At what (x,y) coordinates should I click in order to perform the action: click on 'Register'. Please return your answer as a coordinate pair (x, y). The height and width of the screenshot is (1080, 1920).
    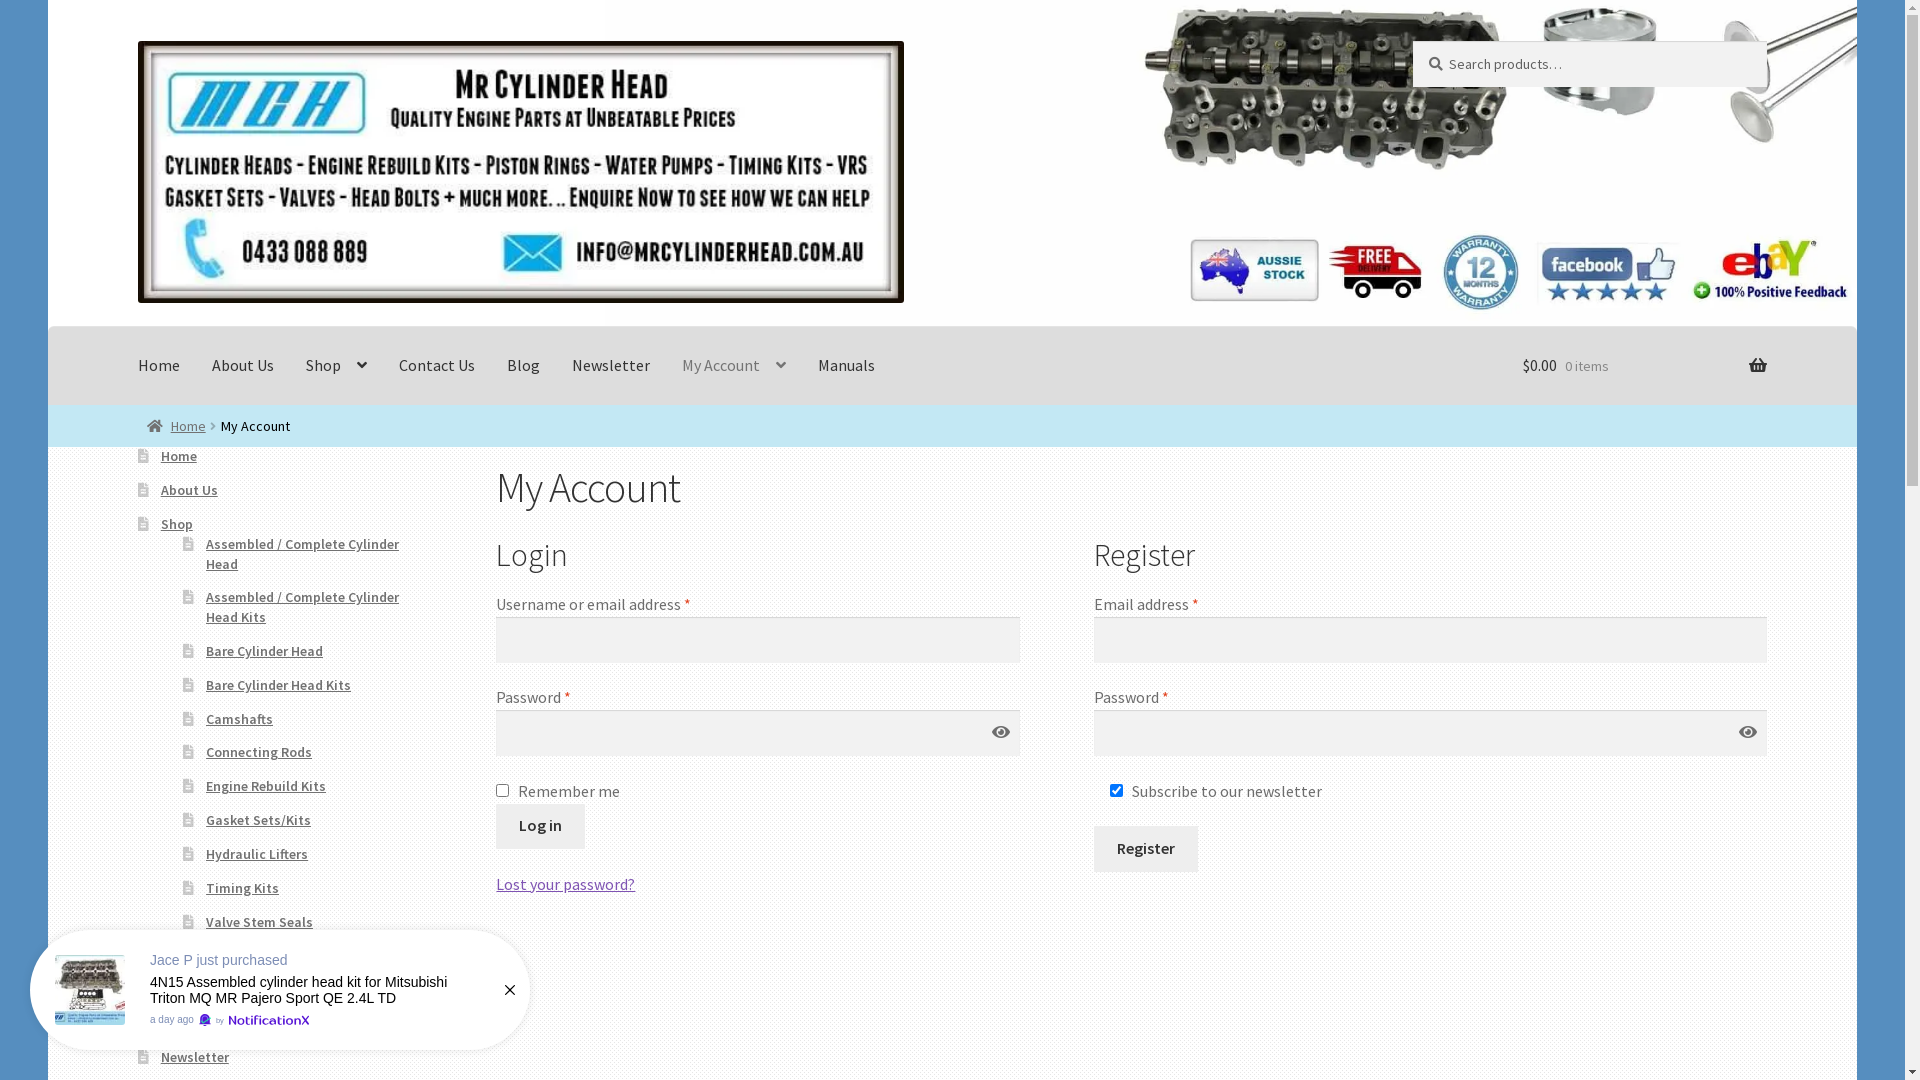
    Looking at the image, I should click on (1145, 848).